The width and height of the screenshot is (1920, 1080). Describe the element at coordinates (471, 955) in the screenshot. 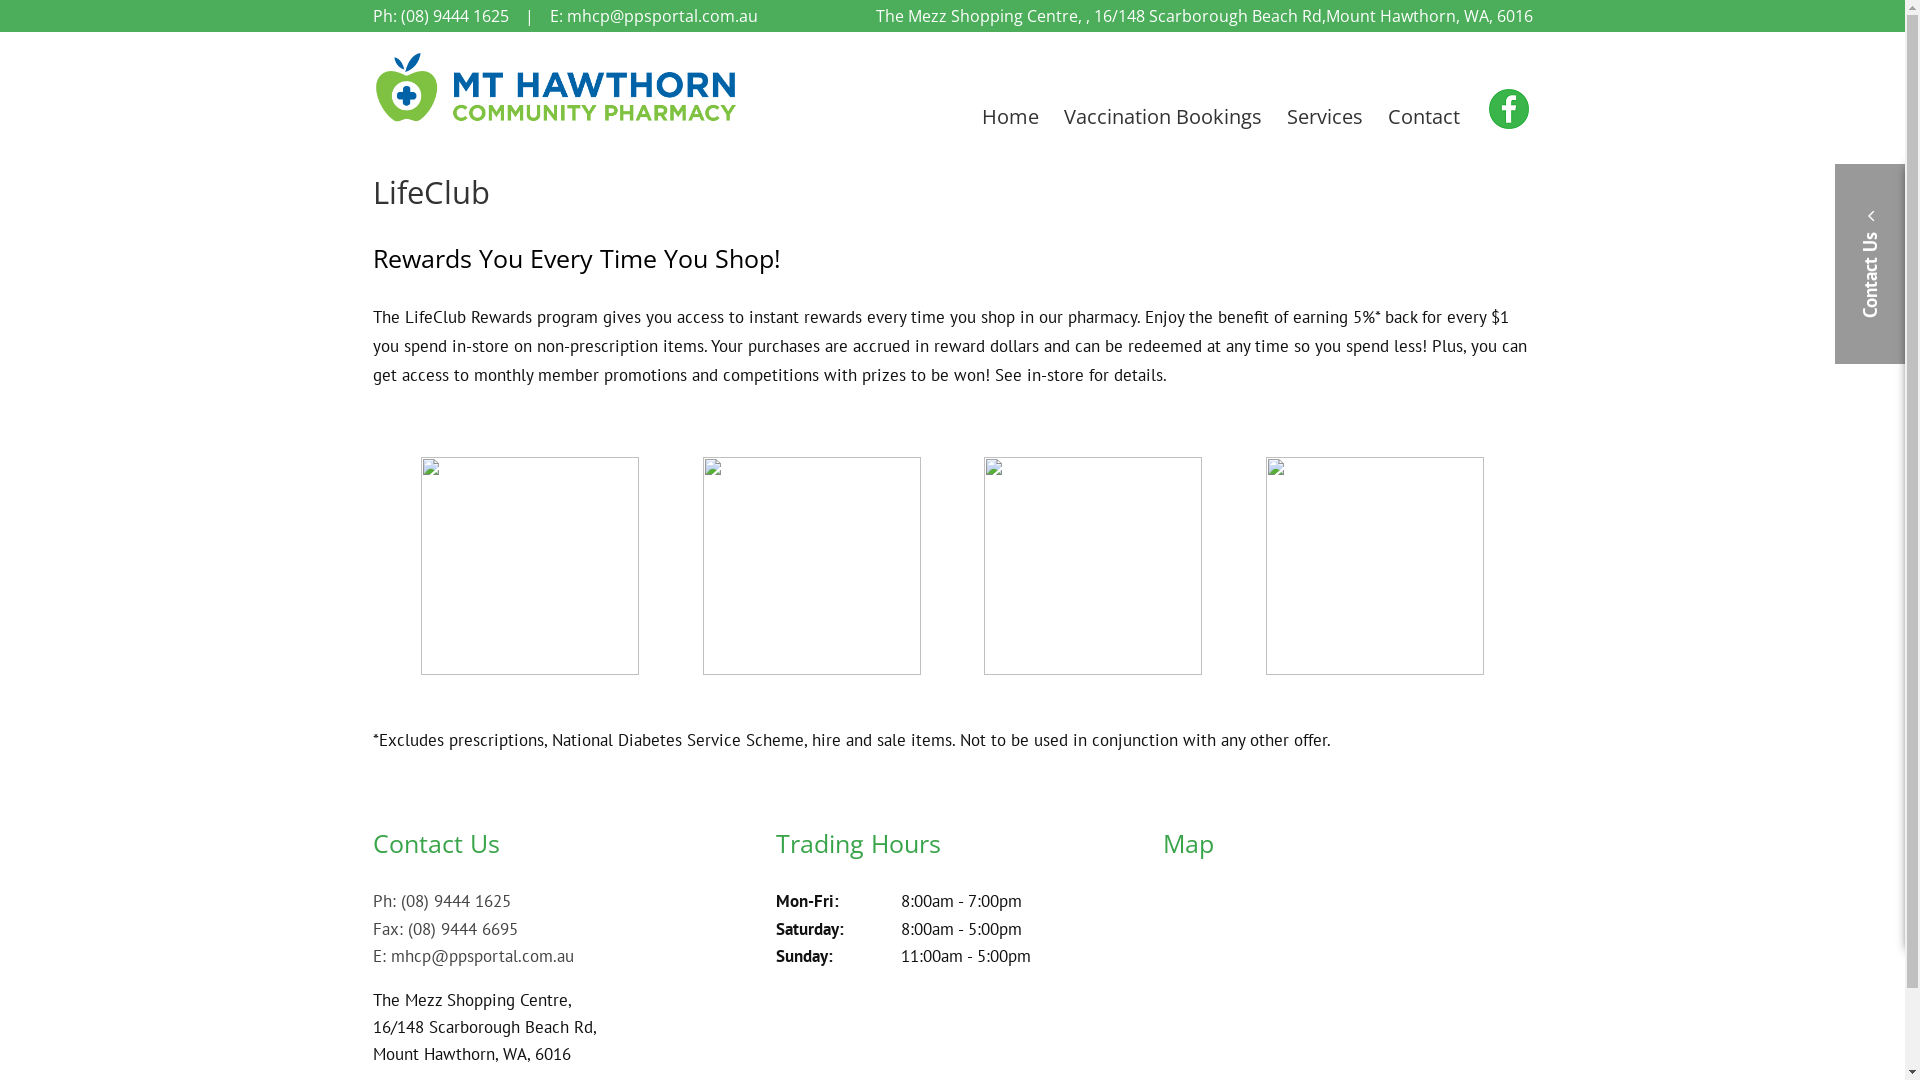

I see `'E: mhcp@ppsportal.com.au'` at that location.